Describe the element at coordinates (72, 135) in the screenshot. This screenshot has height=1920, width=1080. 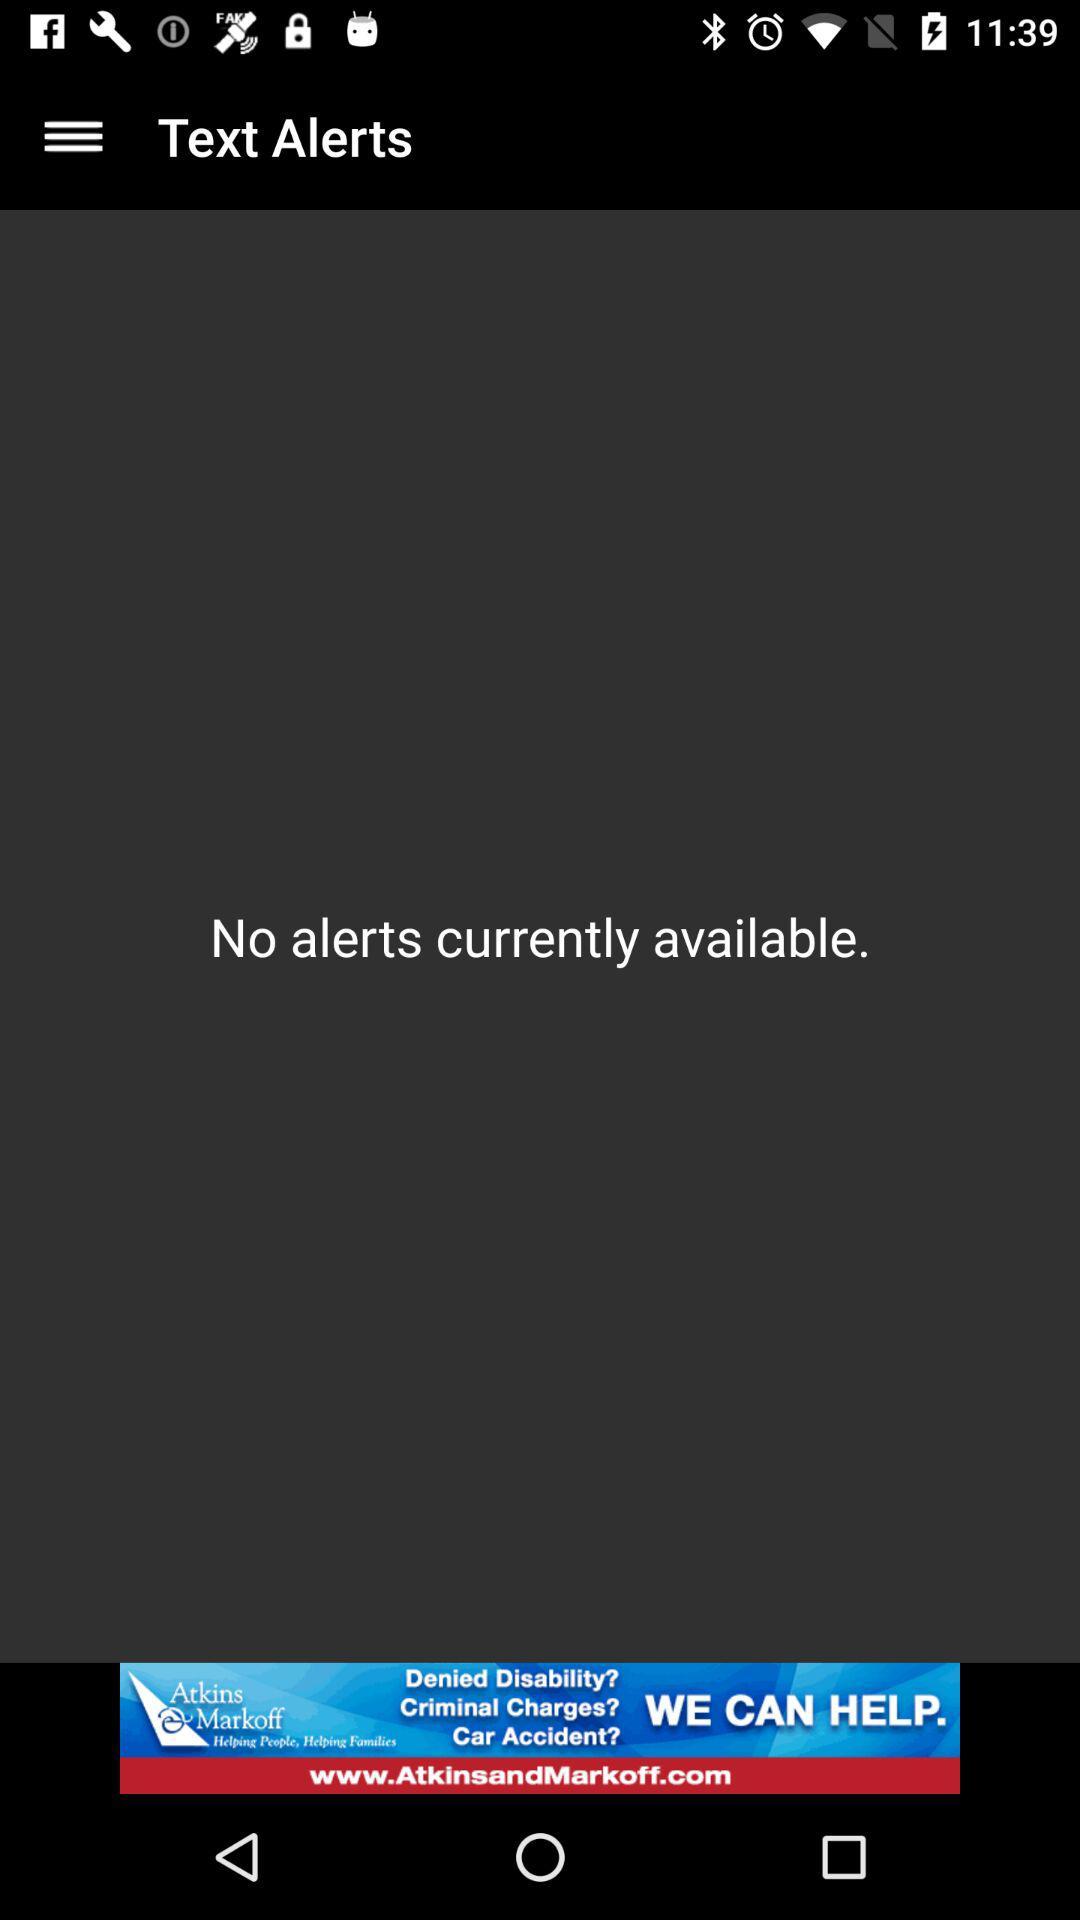
I see `the menu icon` at that location.